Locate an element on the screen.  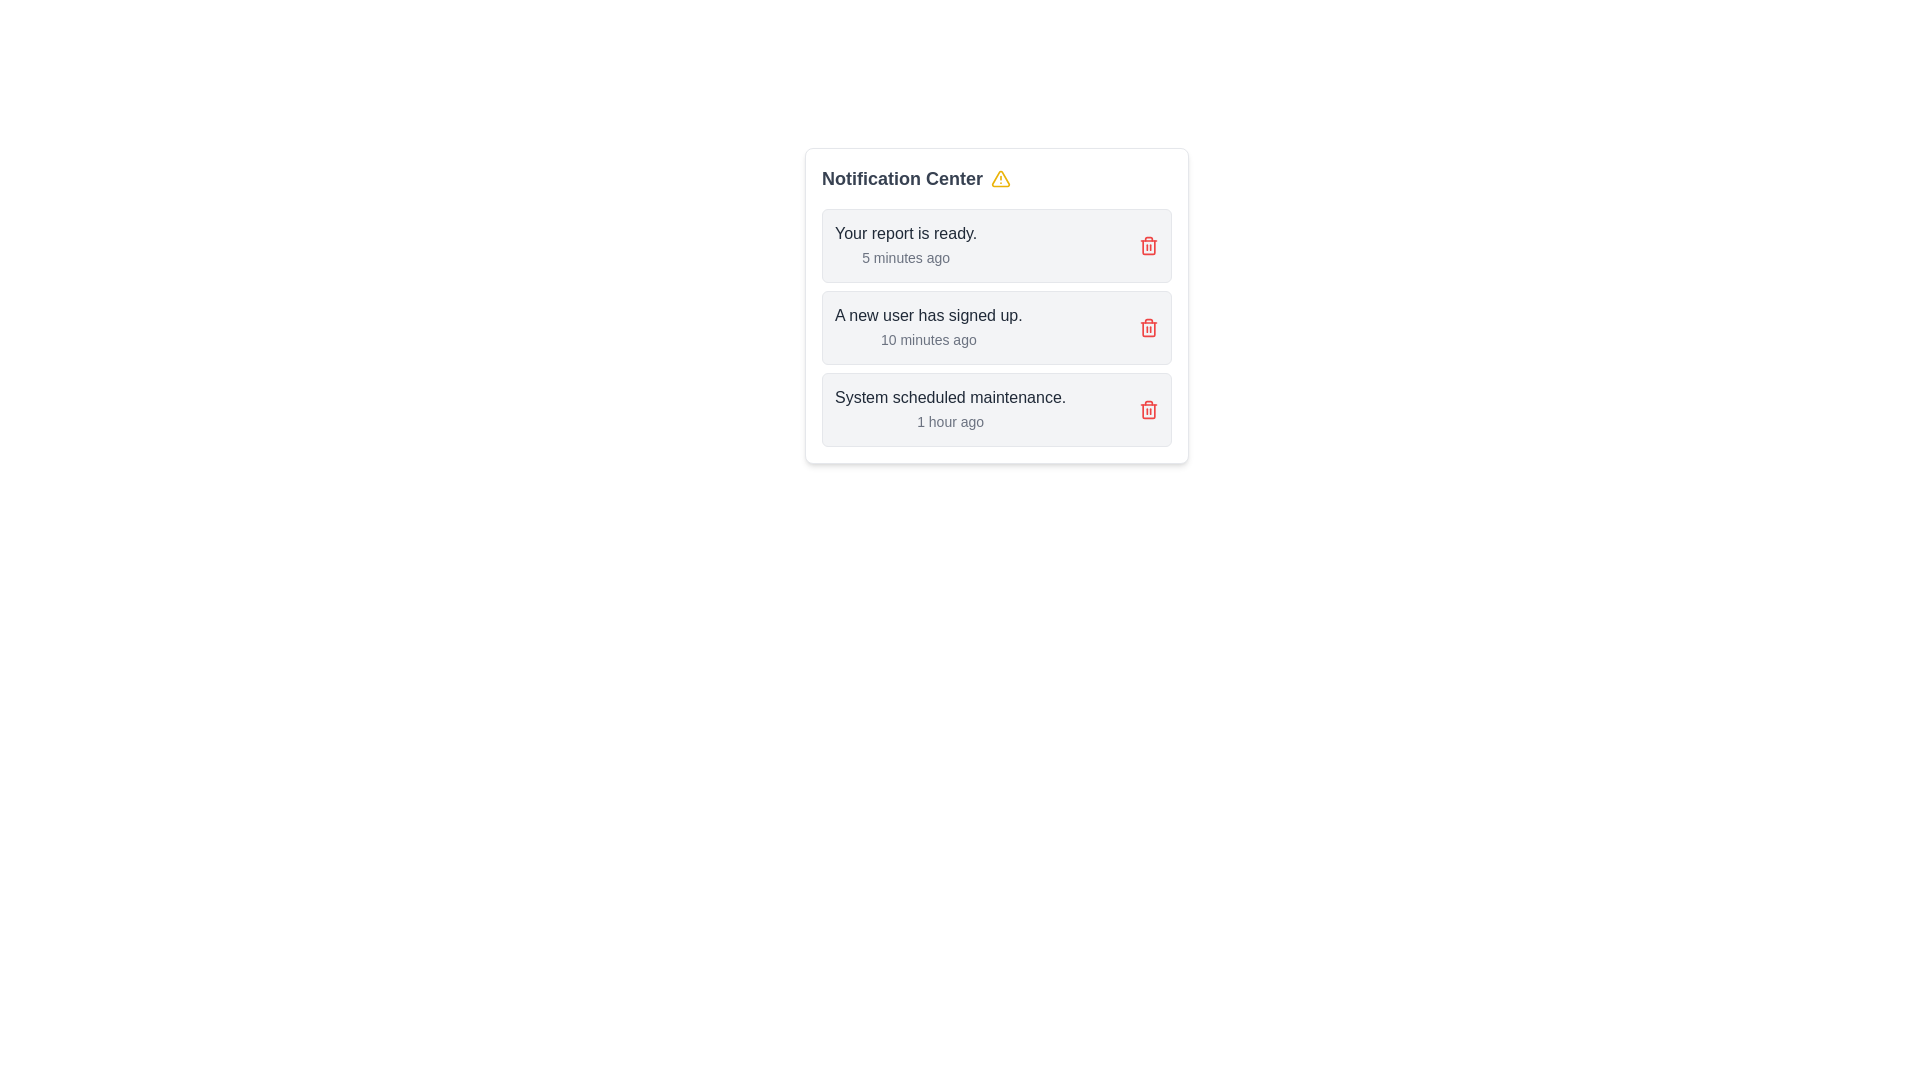
the third notification card in the Notification Center, which is styled with a rounded rectangle and contains textual information and an icon is located at coordinates (997, 408).